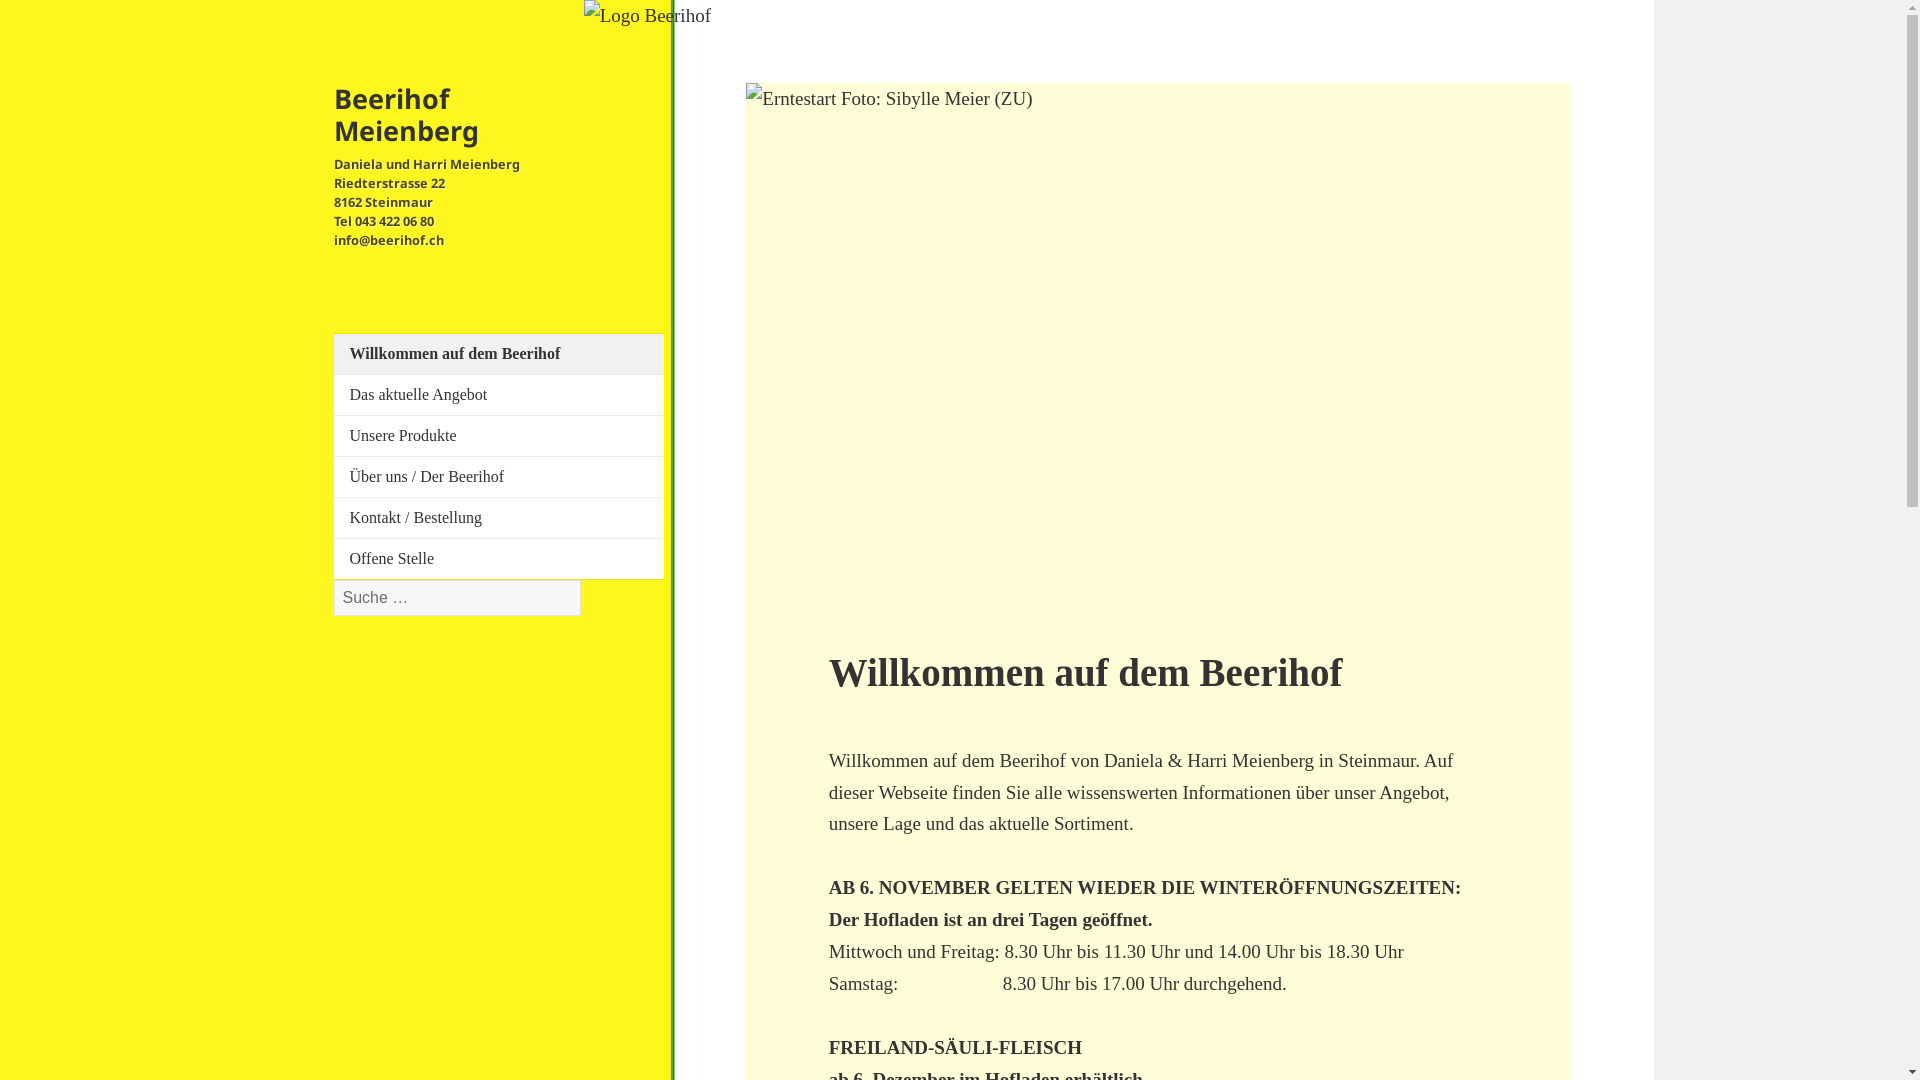  Describe the element at coordinates (579, 579) in the screenshot. I see `'Suche'` at that location.